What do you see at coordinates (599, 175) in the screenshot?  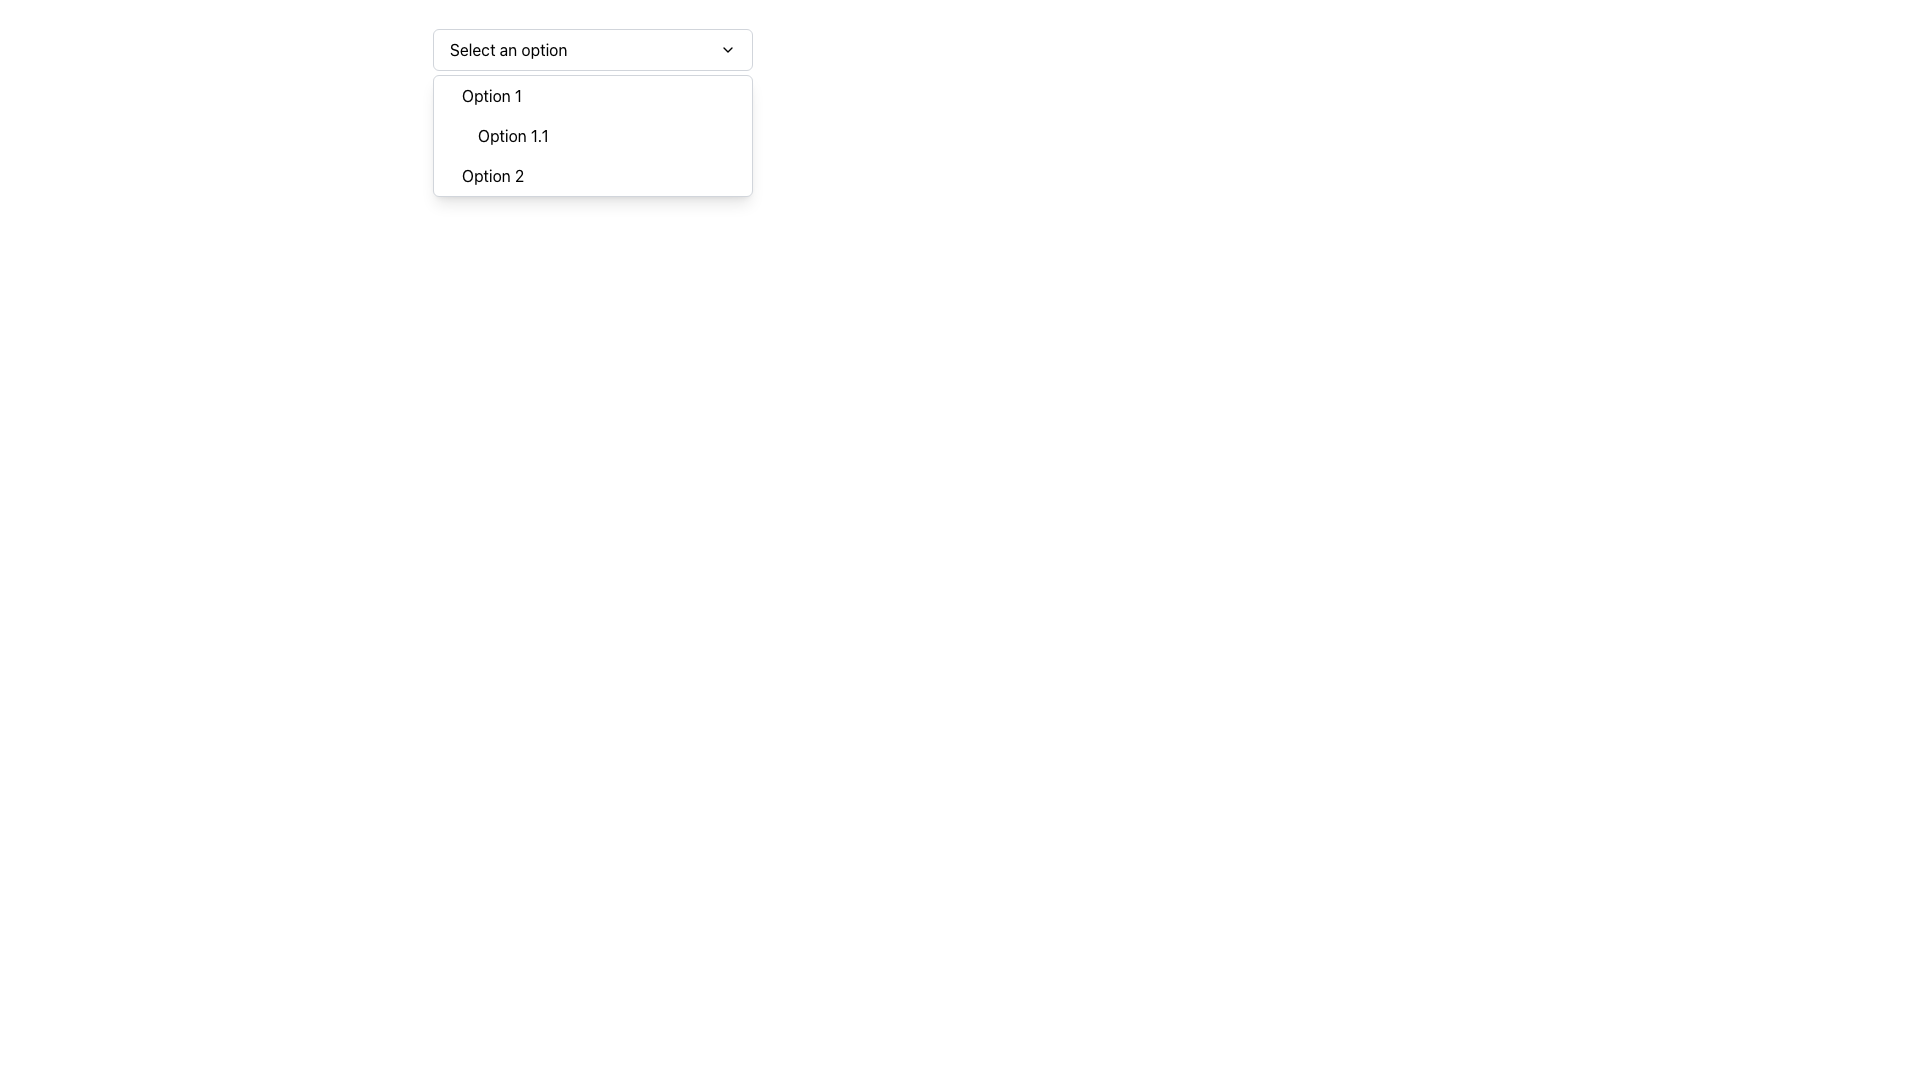 I see `the 'Option 2' menu option in the dropdown to trigger its hover state` at bounding box center [599, 175].